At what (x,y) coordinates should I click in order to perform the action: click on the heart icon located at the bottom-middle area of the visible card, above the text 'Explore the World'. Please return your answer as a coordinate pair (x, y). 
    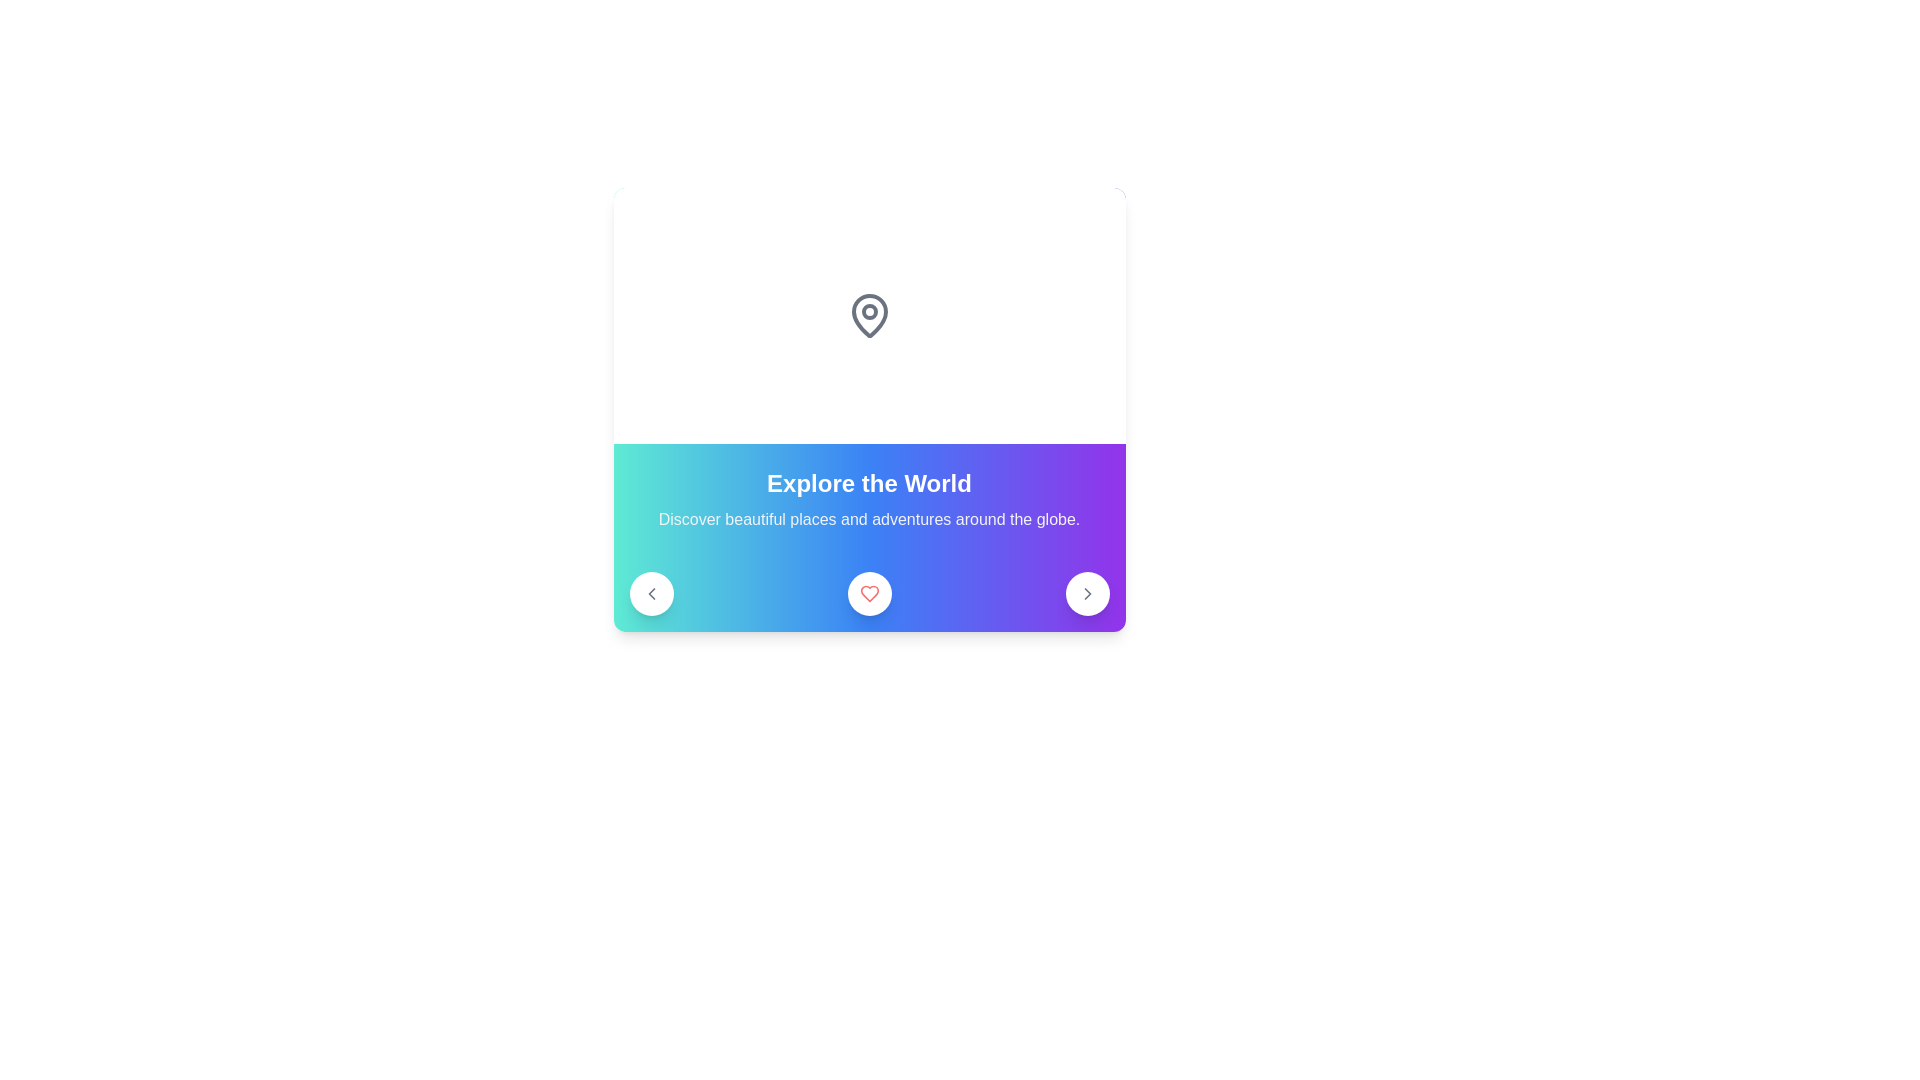
    Looking at the image, I should click on (869, 593).